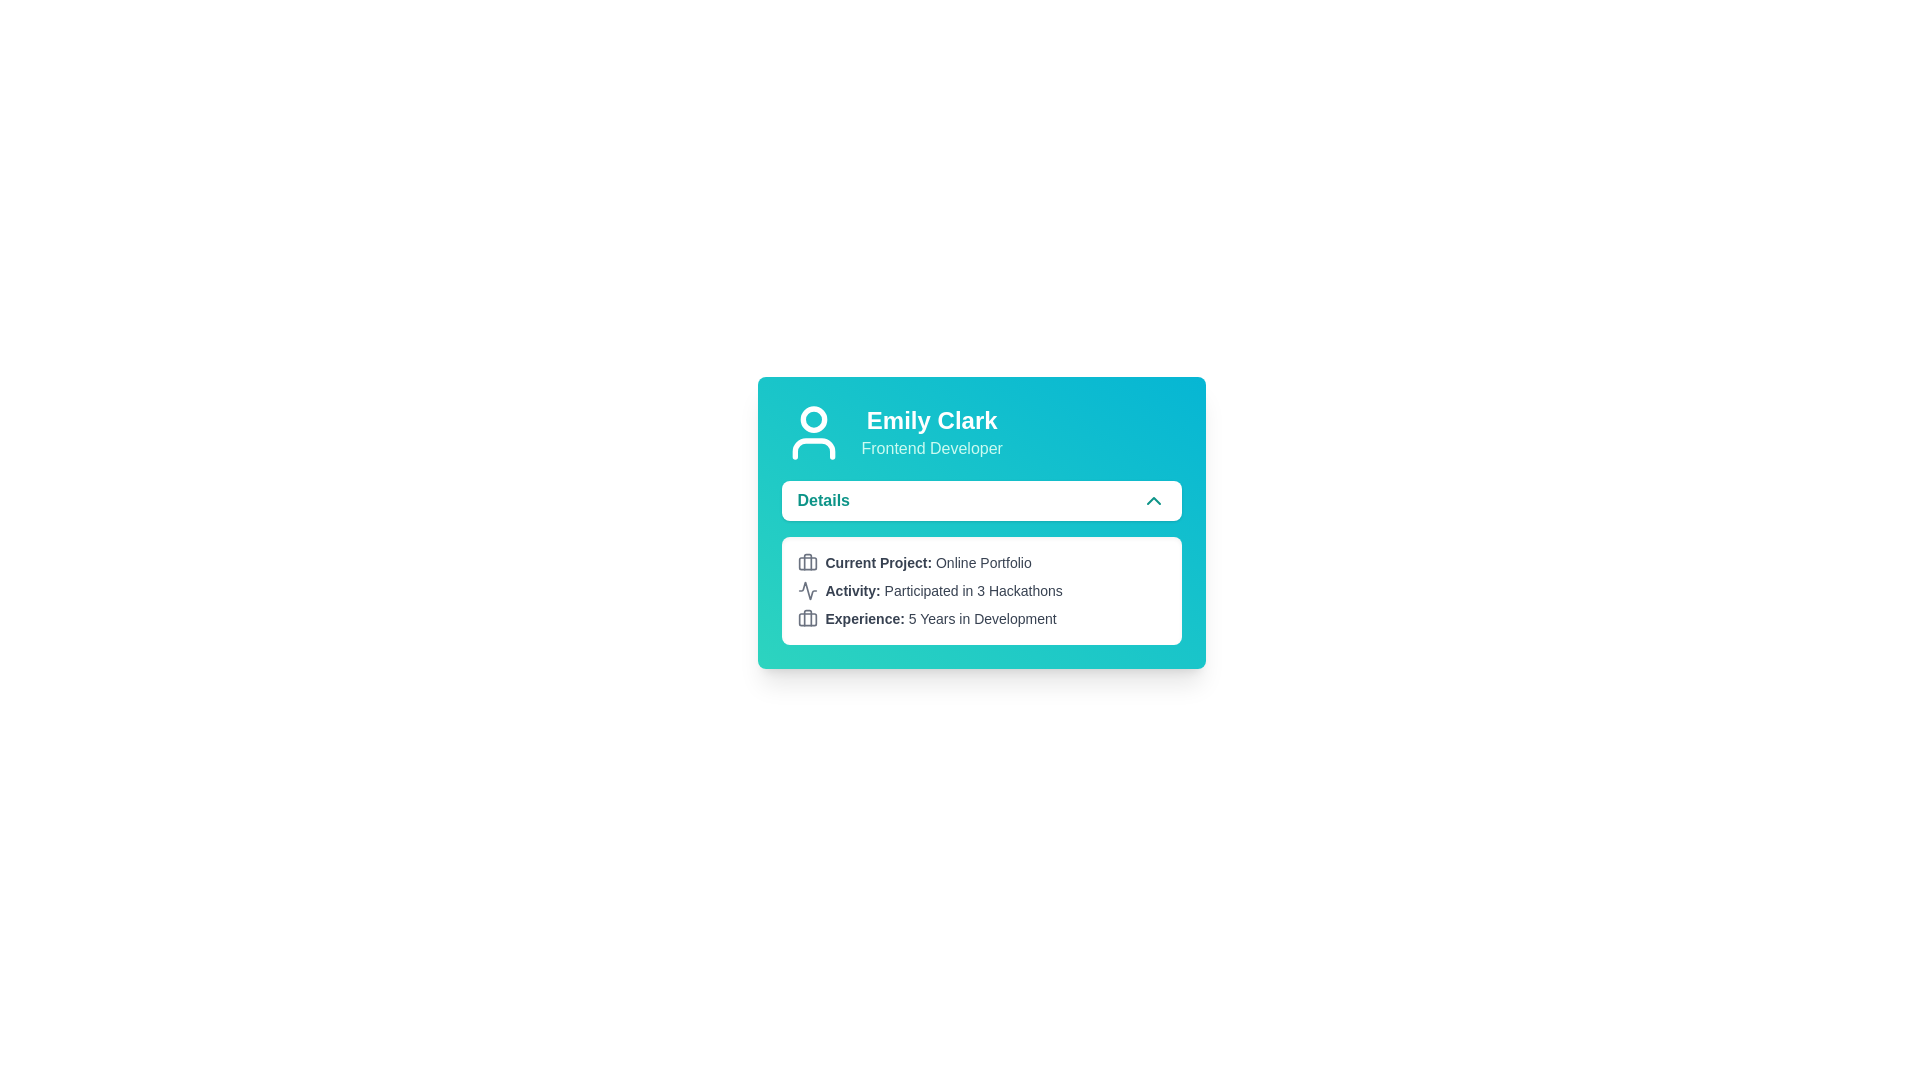 The width and height of the screenshot is (1920, 1080). I want to click on information displayed in the Informational card located below the 'Details' button within the 'Emily Clark Frontend Developer' profile card, so click(981, 589).